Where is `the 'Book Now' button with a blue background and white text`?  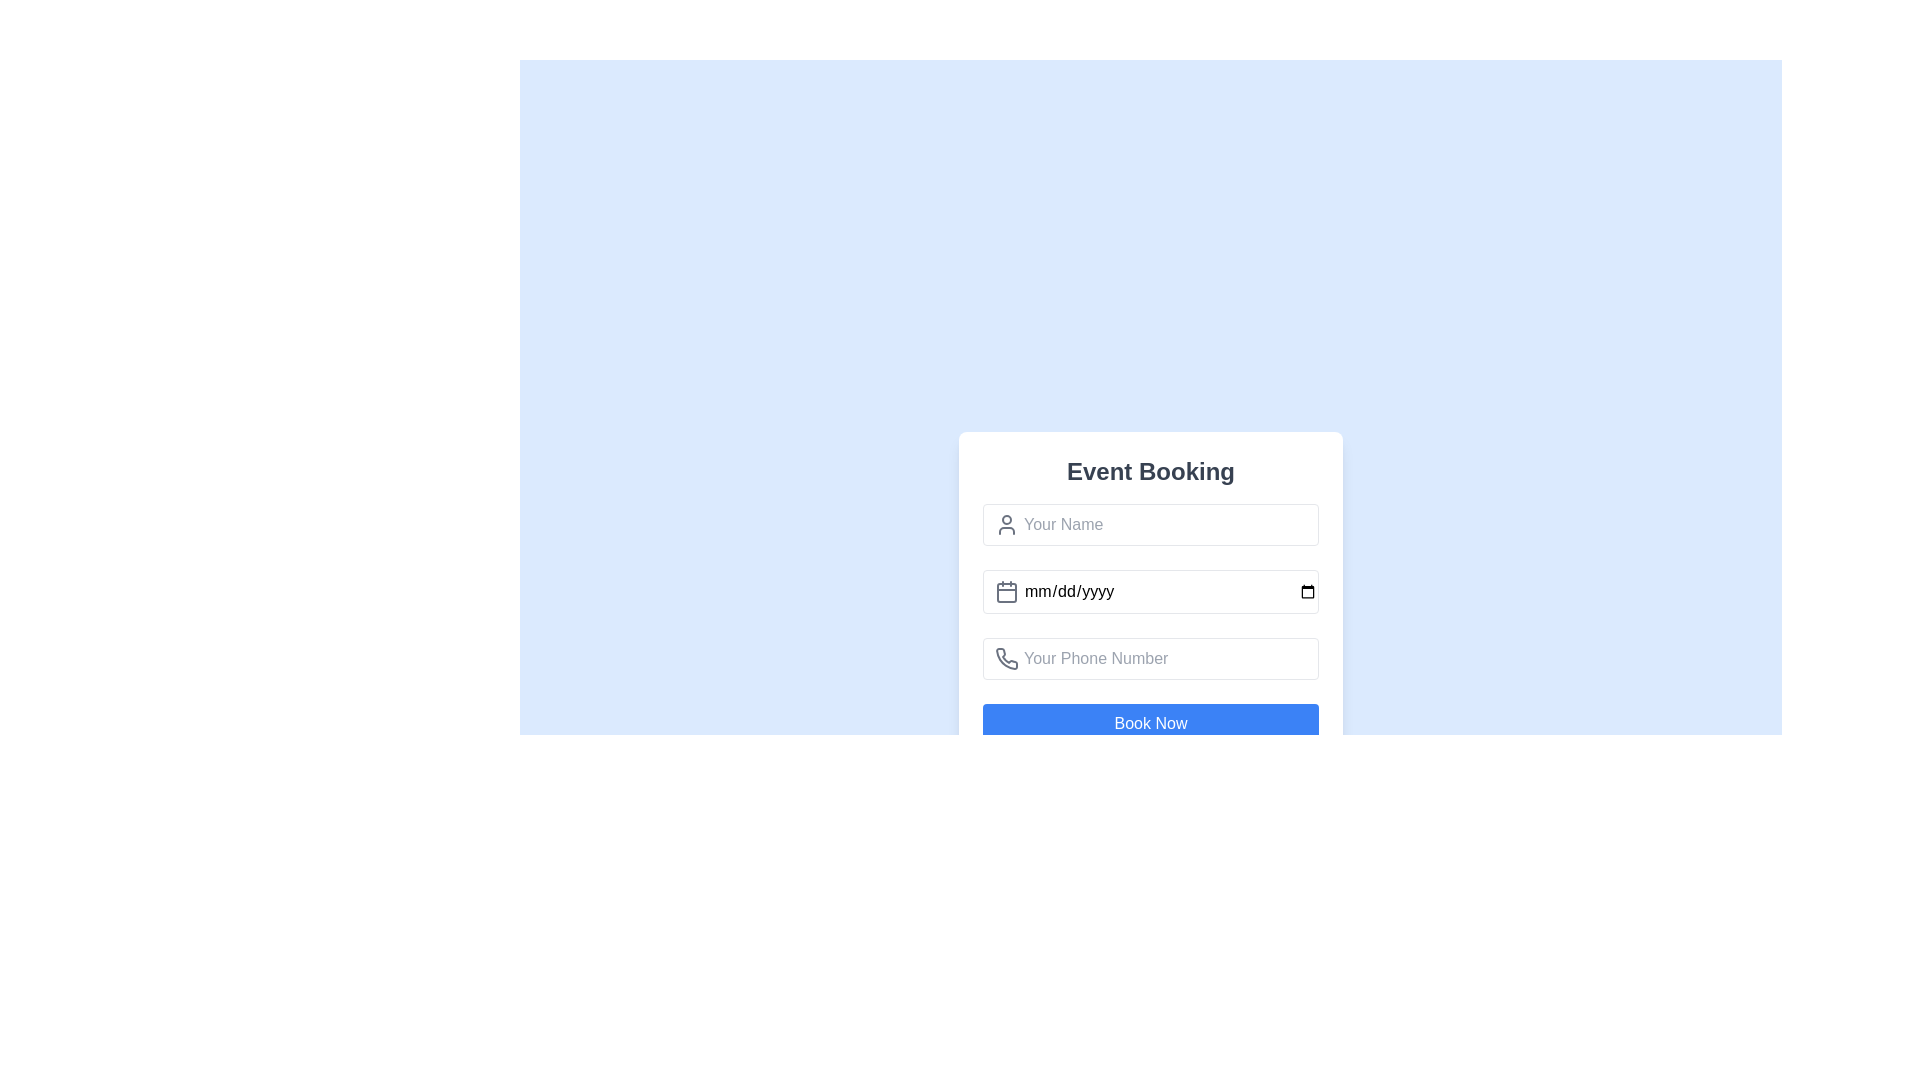 the 'Book Now' button with a blue background and white text is located at coordinates (1151, 724).